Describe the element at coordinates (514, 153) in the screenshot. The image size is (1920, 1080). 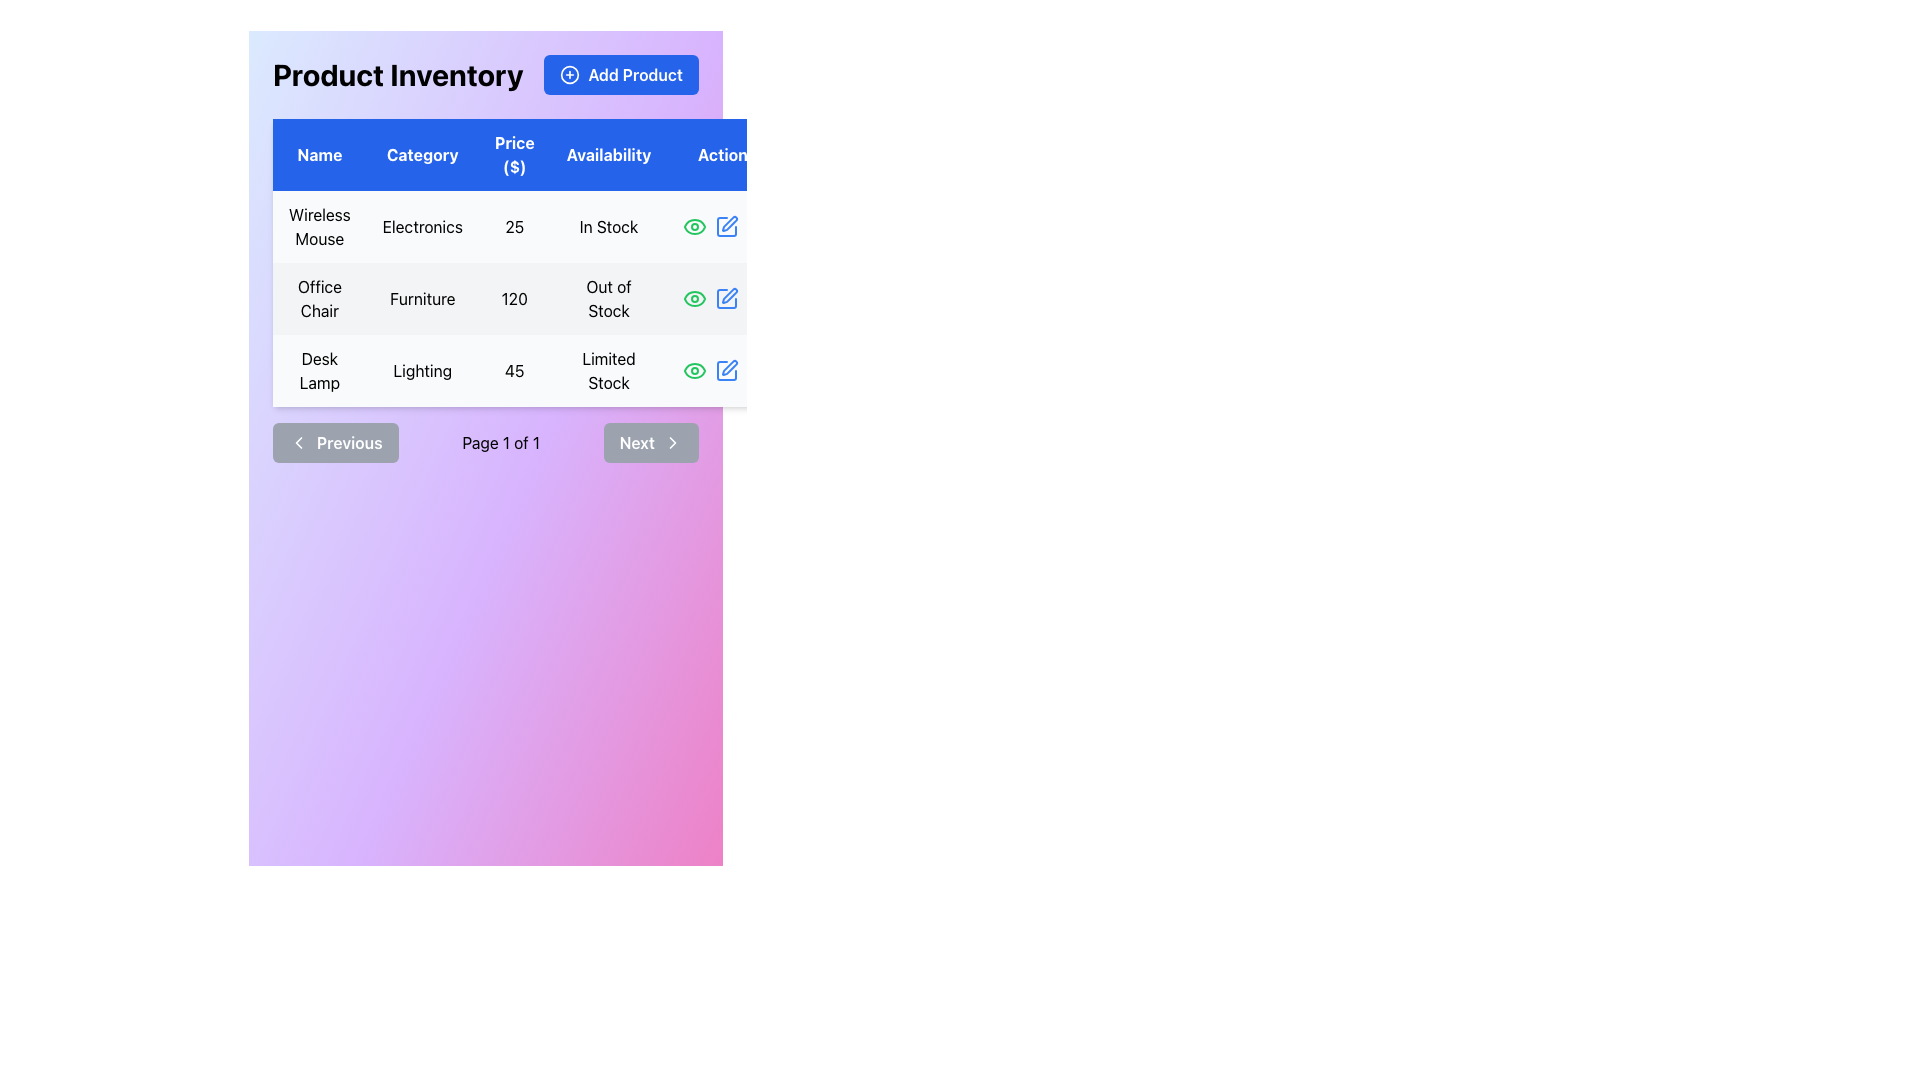
I see `the 'Price ($)' text label element, which is styled in white font on a blue background and is centrally aligned in its cell within the header row of a table layout` at that location.